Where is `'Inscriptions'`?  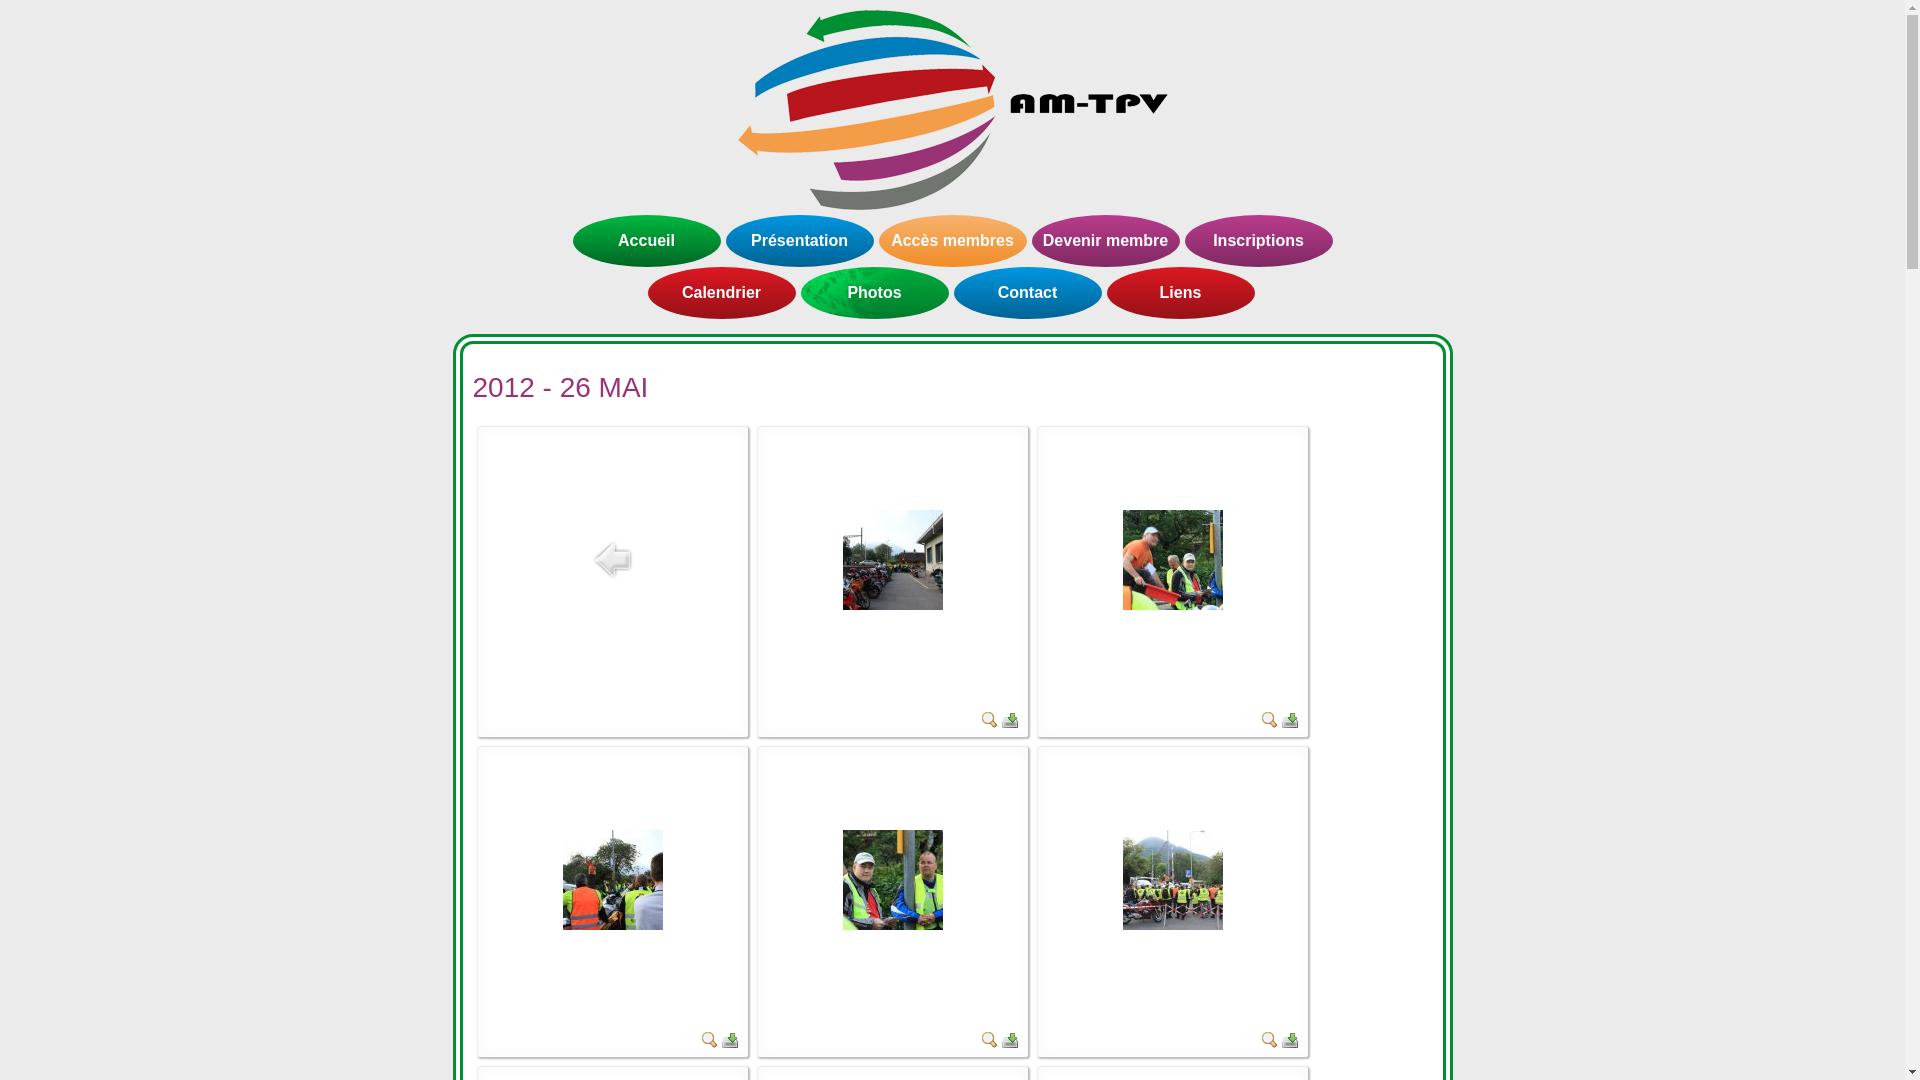 'Inscriptions' is located at coordinates (1256, 239).